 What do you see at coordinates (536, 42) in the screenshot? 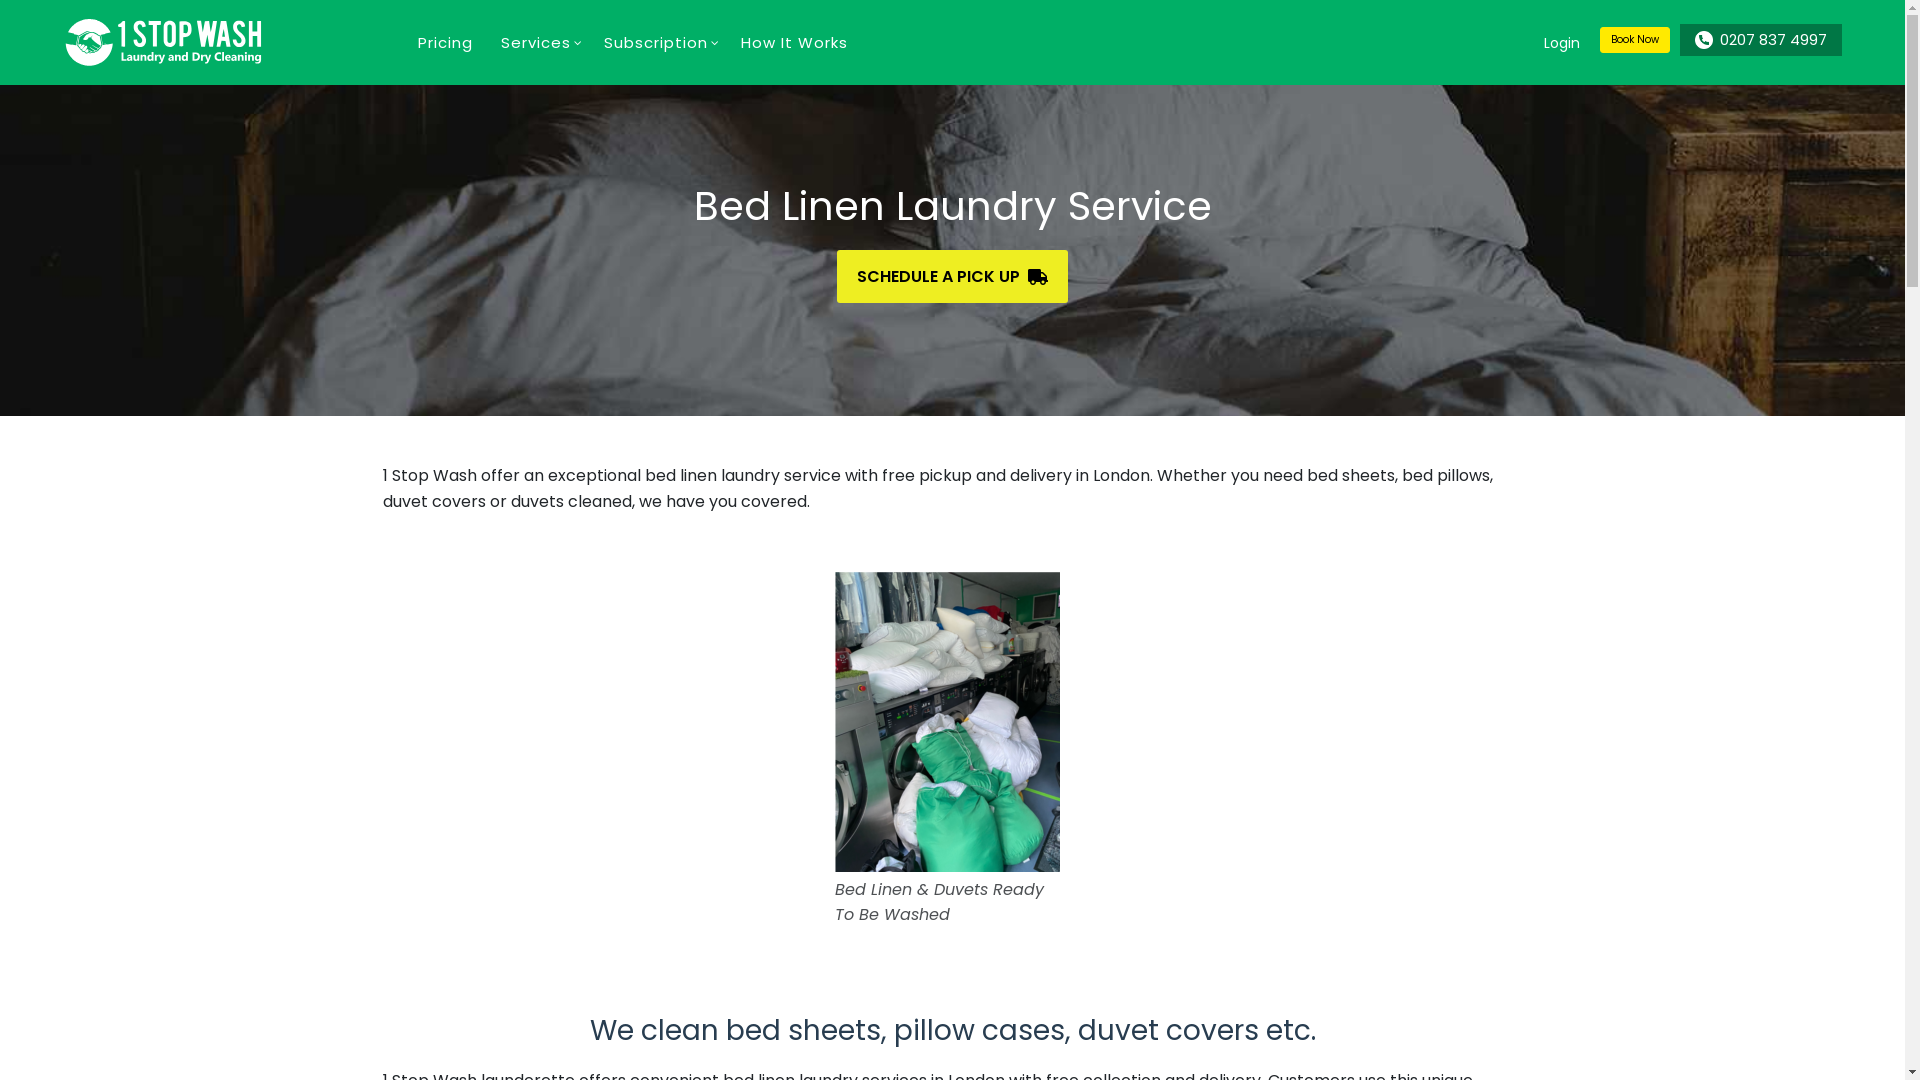
I see `'Services'` at bounding box center [536, 42].